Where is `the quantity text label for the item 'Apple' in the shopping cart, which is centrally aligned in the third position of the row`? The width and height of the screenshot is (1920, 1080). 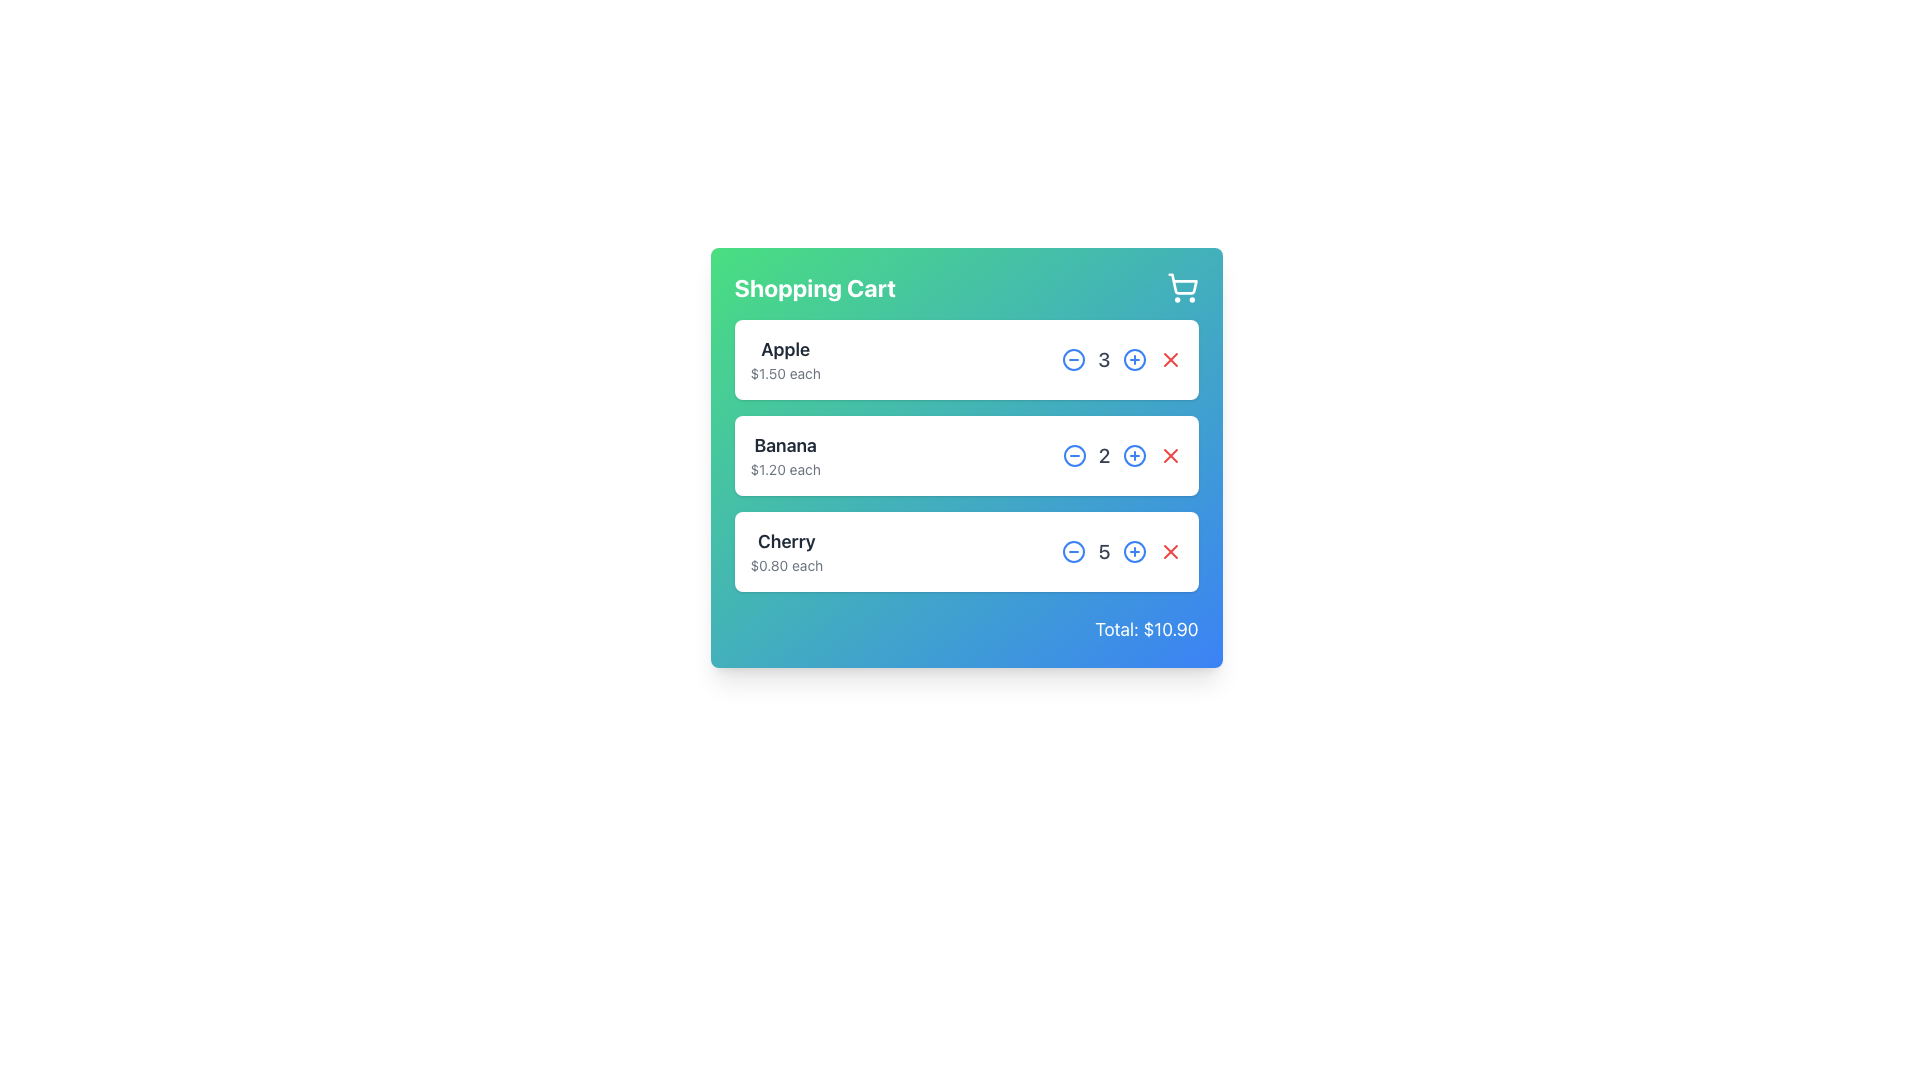 the quantity text label for the item 'Apple' in the shopping cart, which is centrally aligned in the third position of the row is located at coordinates (1122, 358).